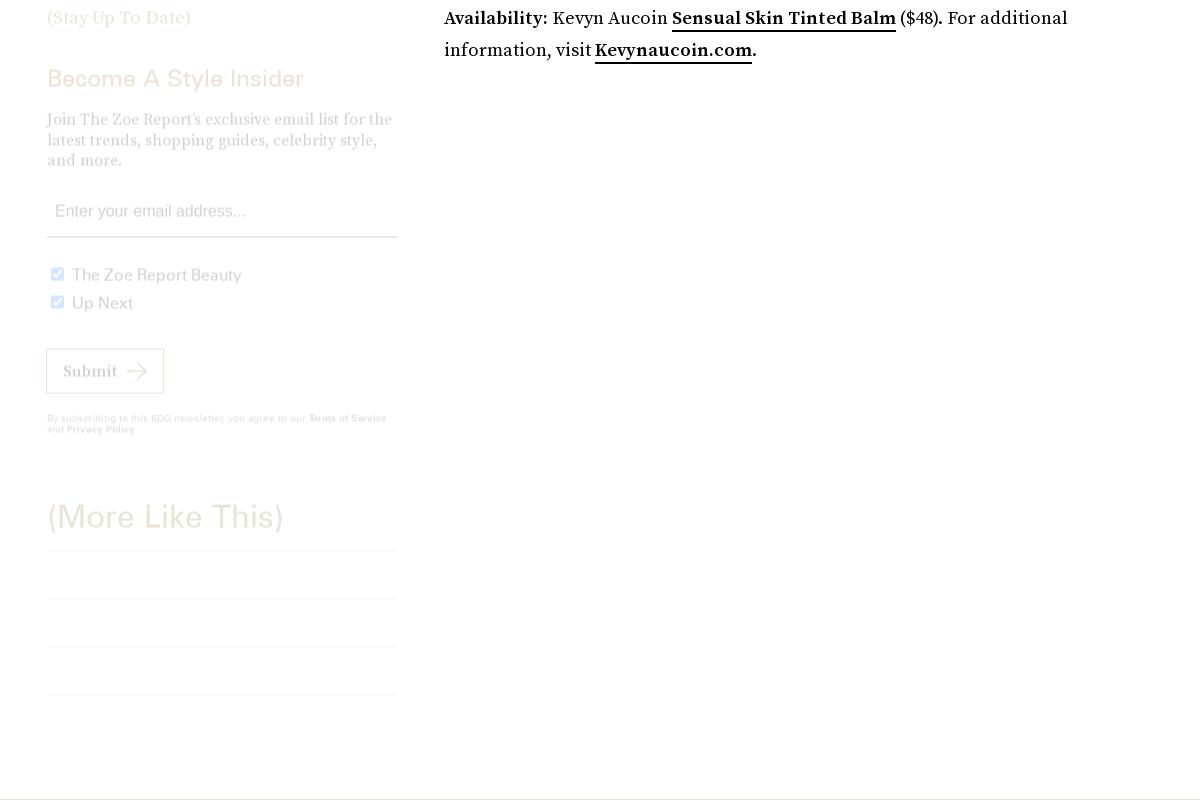 The image size is (1200, 800). I want to click on 'Kevynaucoin.com', so click(673, 48).